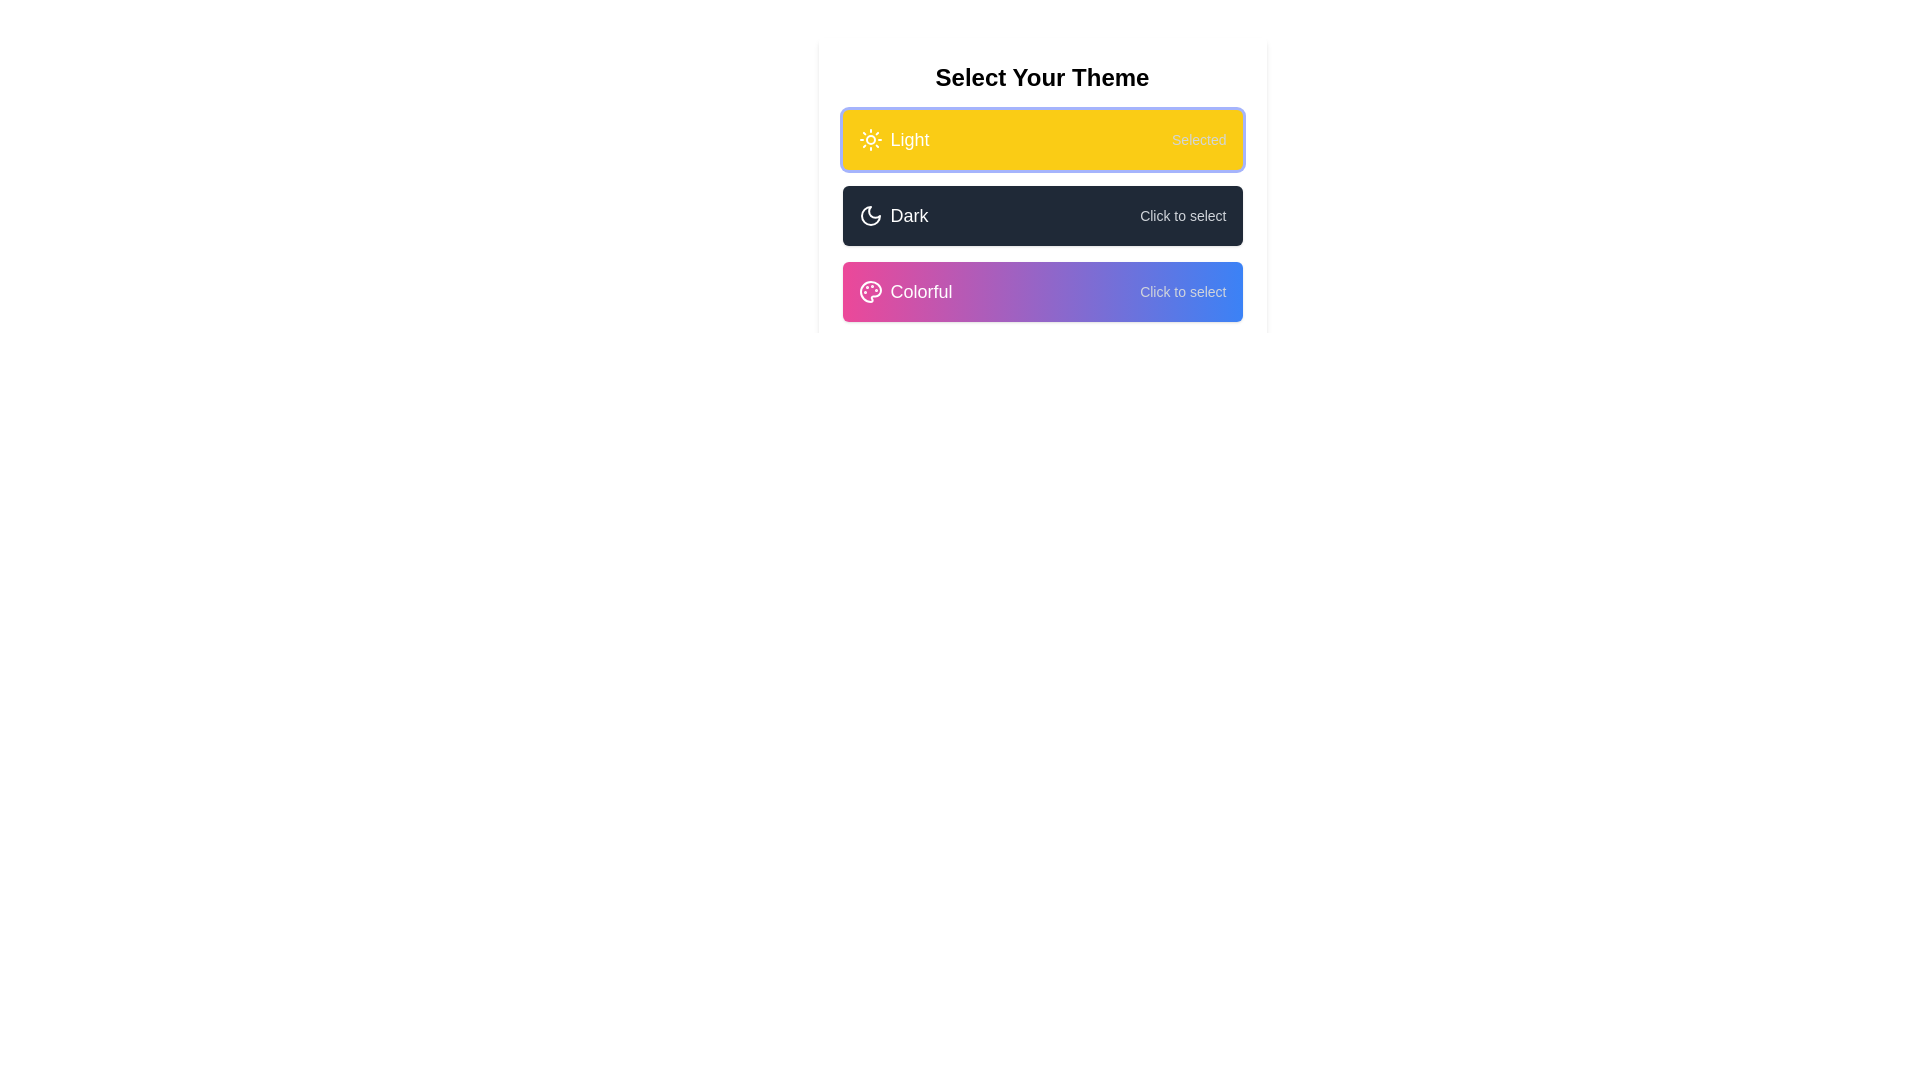 Image resolution: width=1920 pixels, height=1080 pixels. What do you see at coordinates (1041, 292) in the screenshot?
I see `the theme Colorful to view its hover effect` at bounding box center [1041, 292].